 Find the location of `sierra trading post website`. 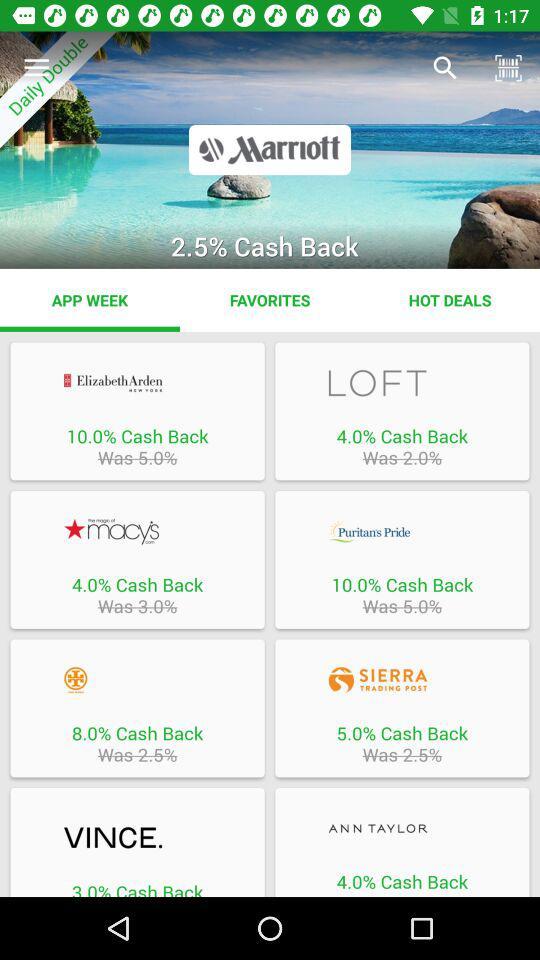

sierra trading post website is located at coordinates (402, 680).